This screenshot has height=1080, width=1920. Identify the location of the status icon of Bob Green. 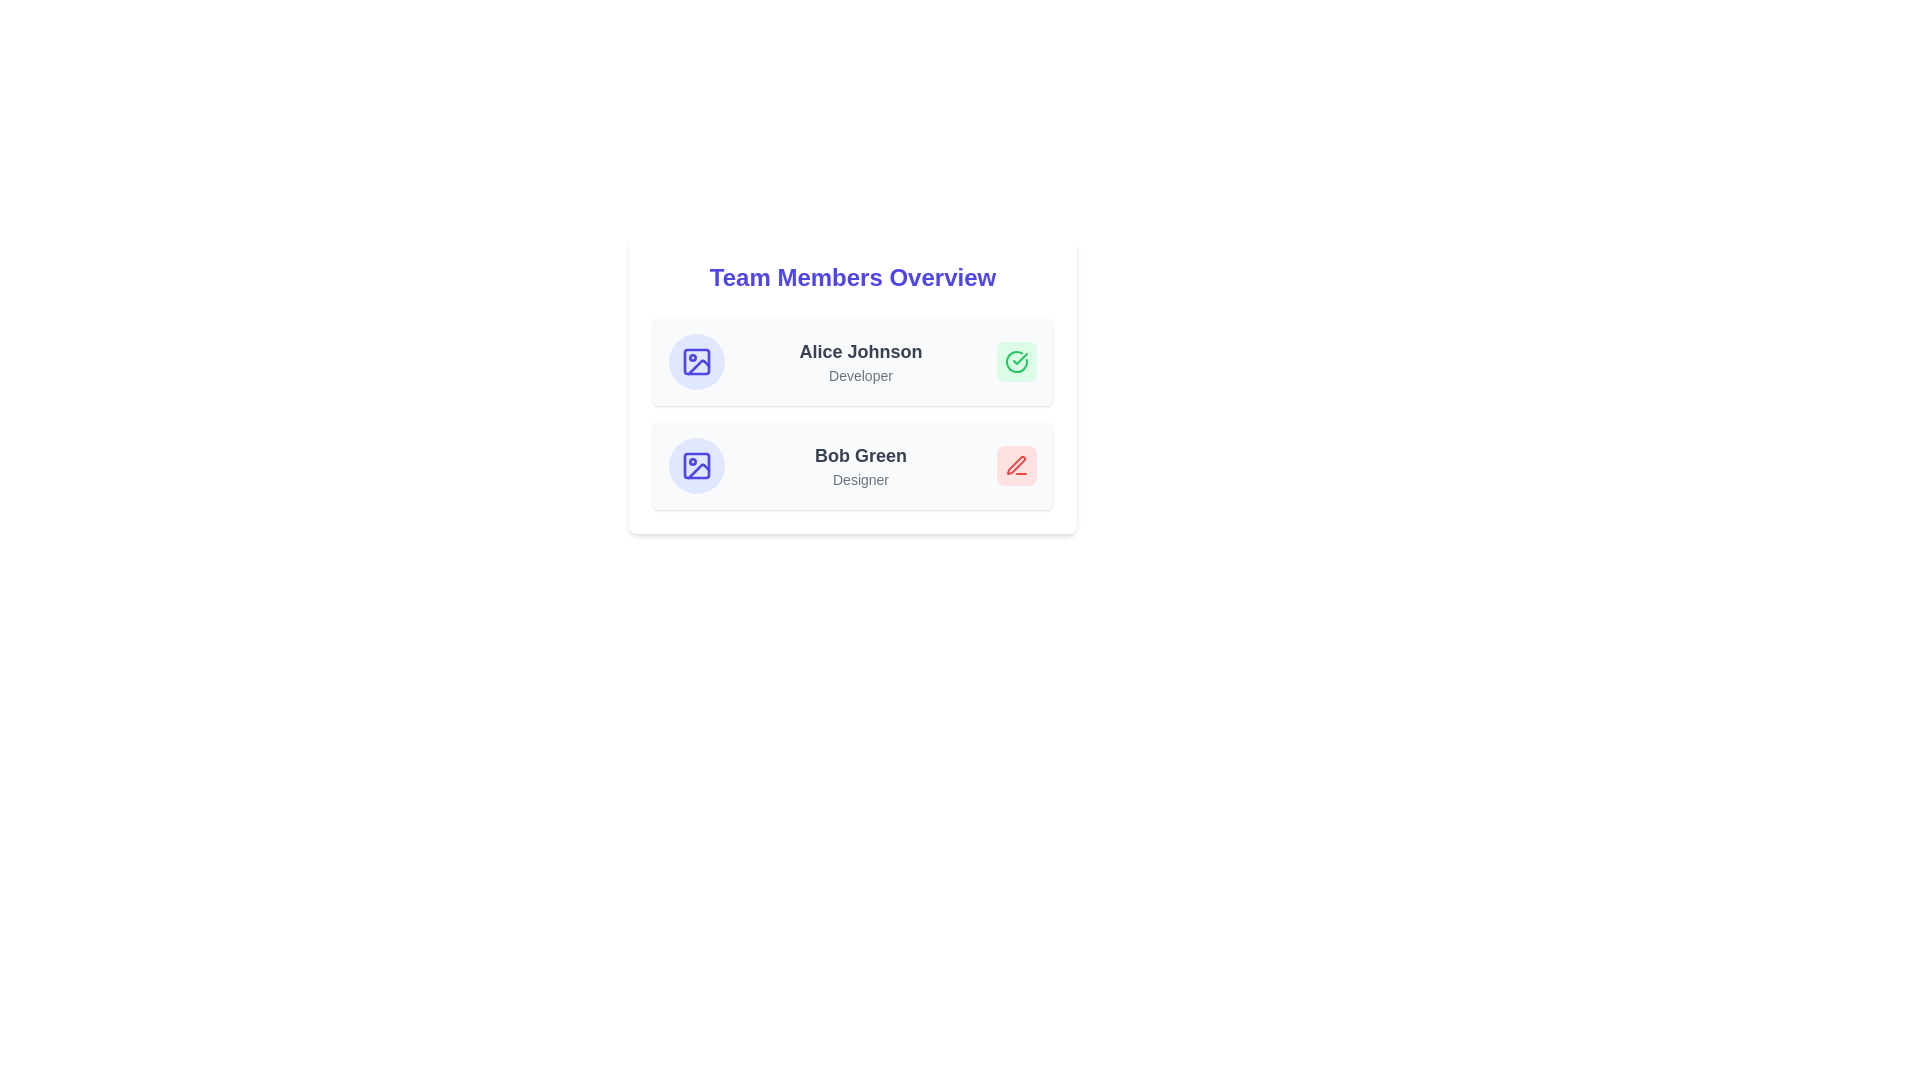
(1017, 466).